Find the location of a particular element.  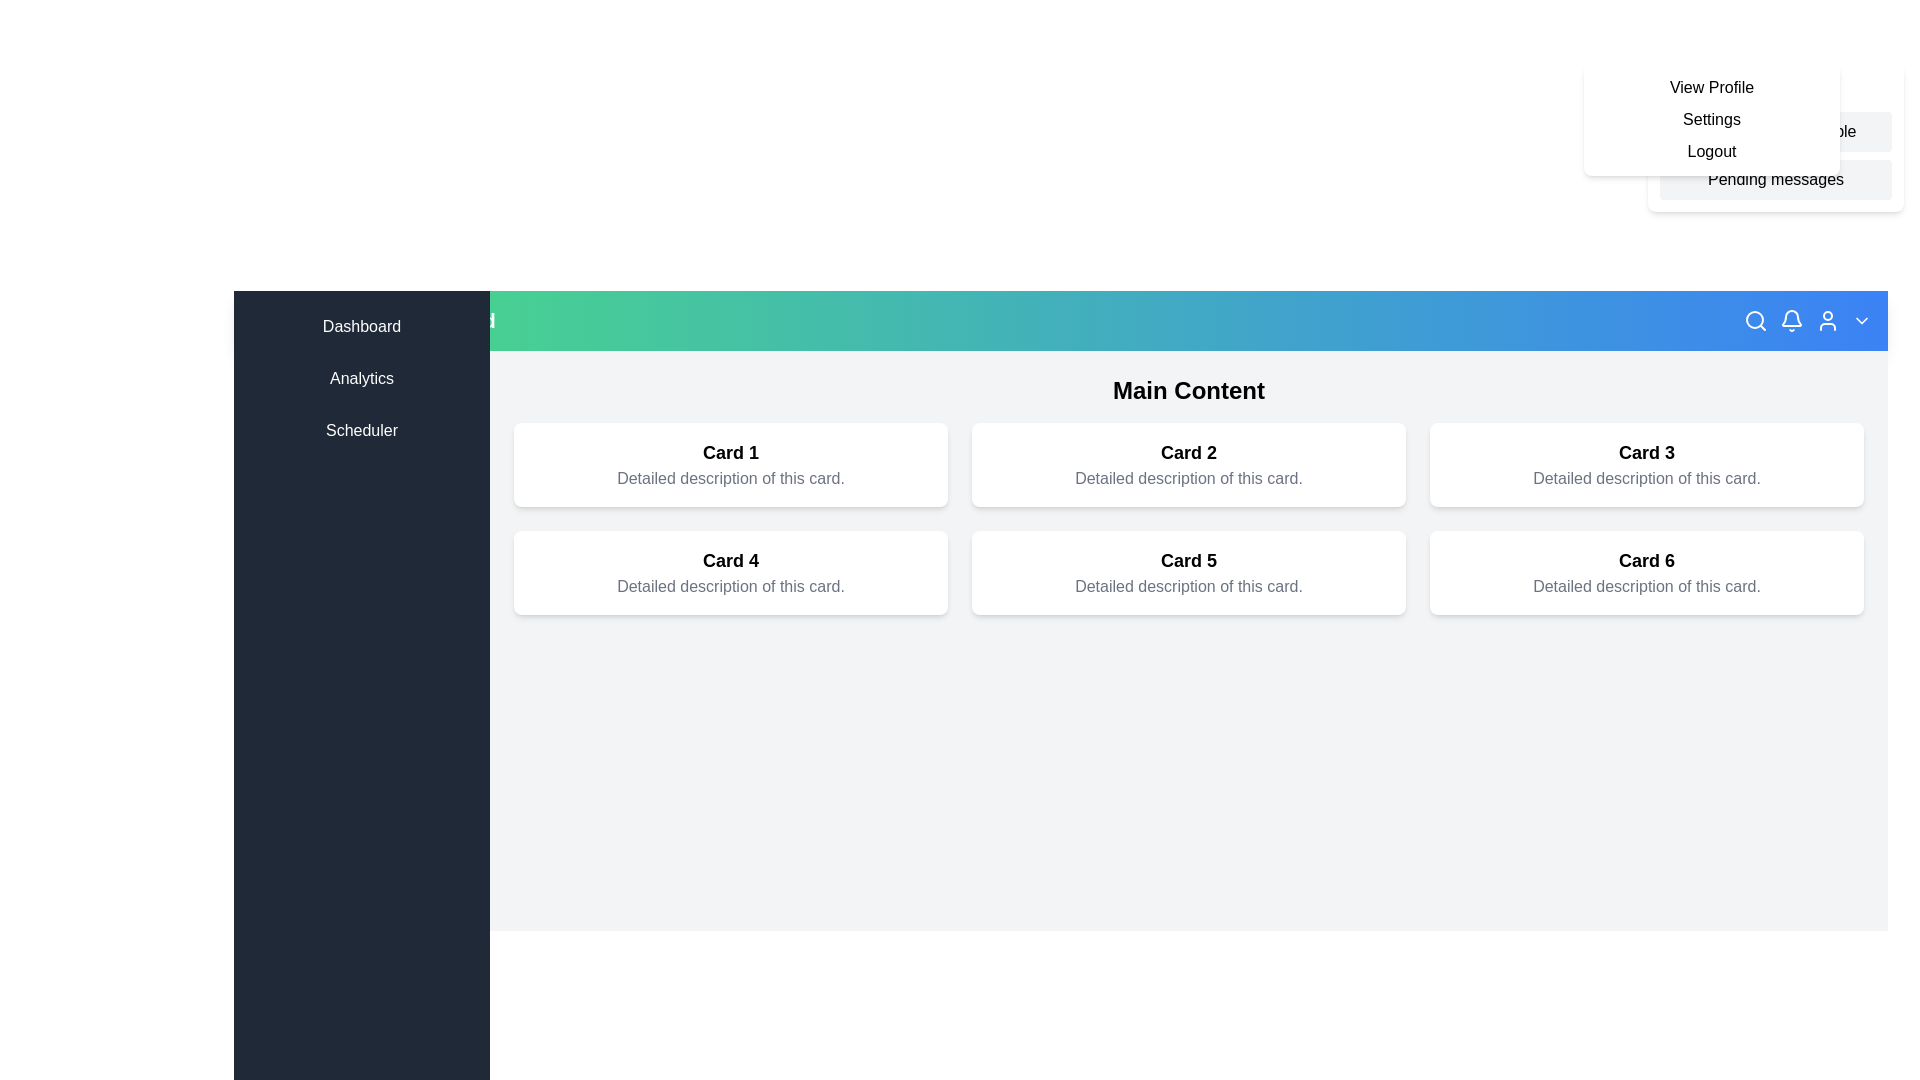

the 'Settings' text link in the user account dropdown menu located in the upper-right corner of the interface is located at coordinates (1711, 119).